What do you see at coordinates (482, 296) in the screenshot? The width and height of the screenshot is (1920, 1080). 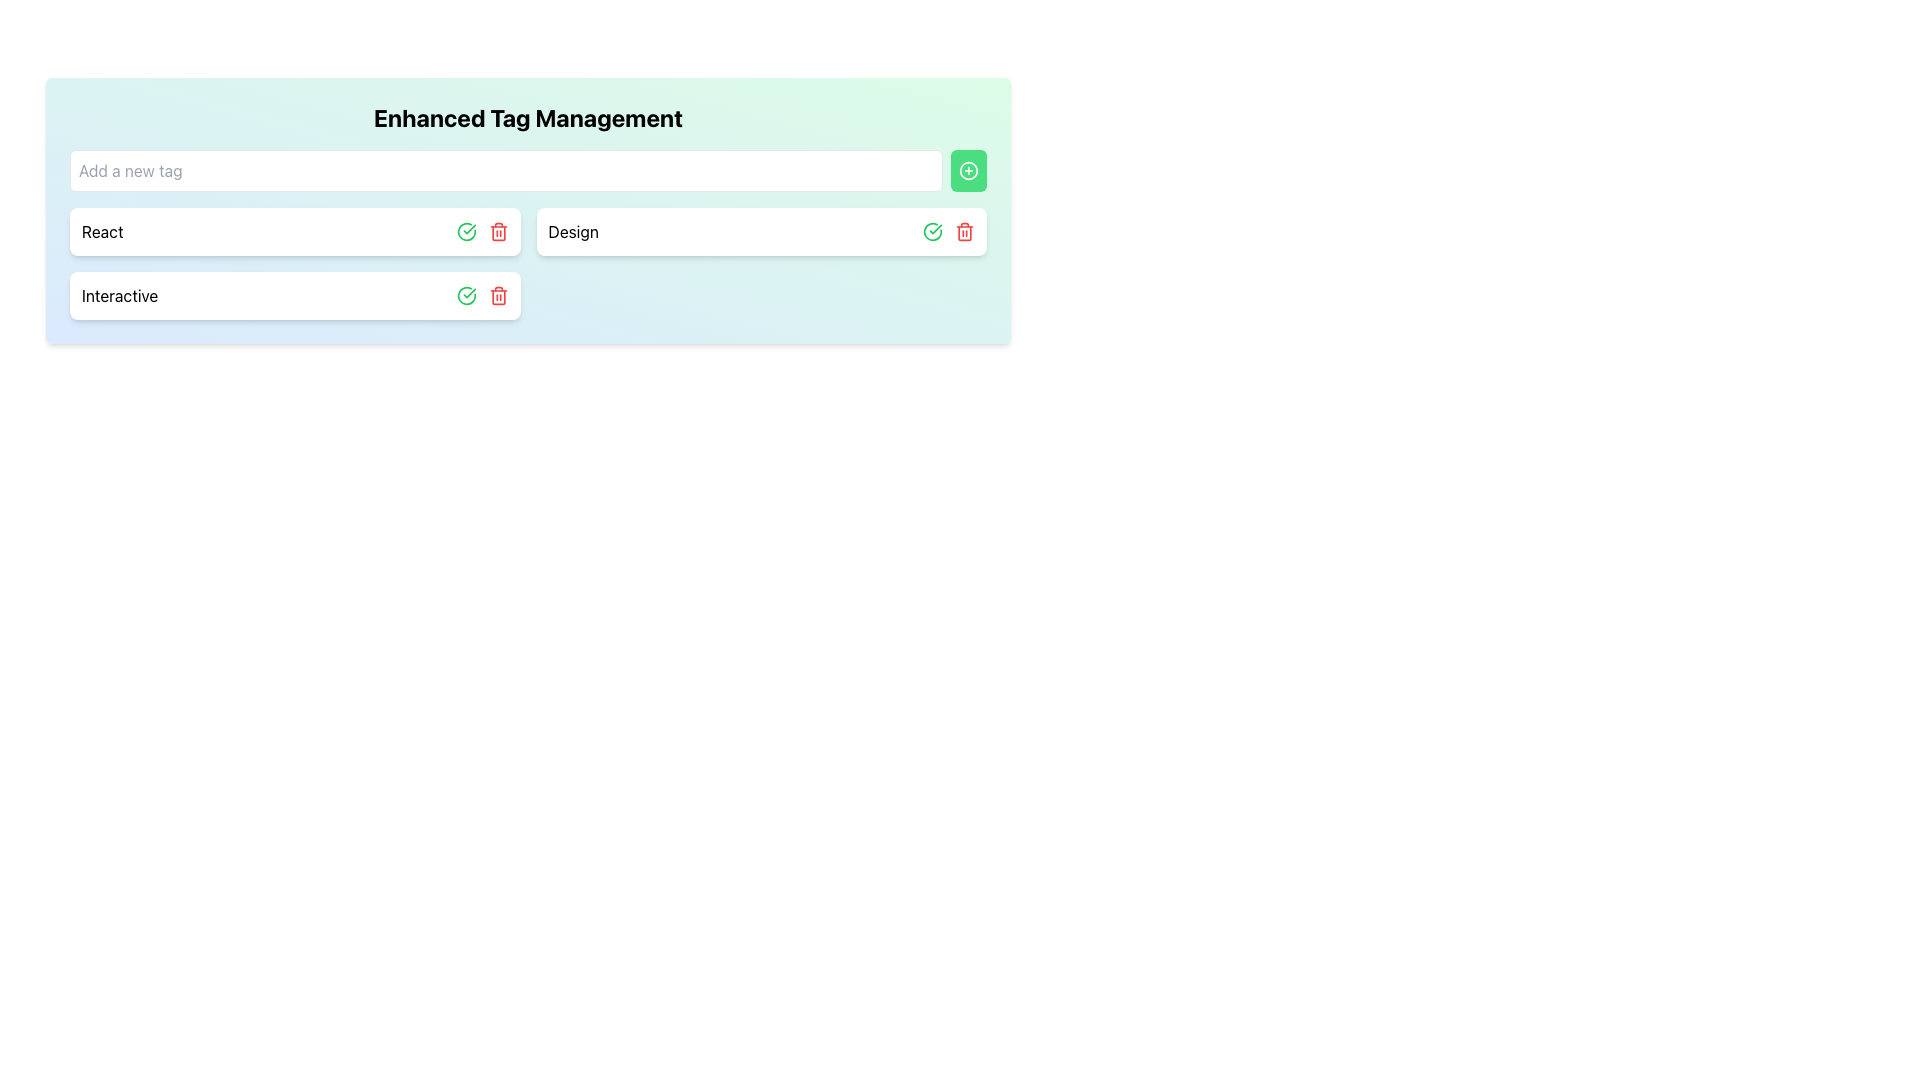 I see `the right red trash can icon in the Icon Group for deletion actions` at bounding box center [482, 296].